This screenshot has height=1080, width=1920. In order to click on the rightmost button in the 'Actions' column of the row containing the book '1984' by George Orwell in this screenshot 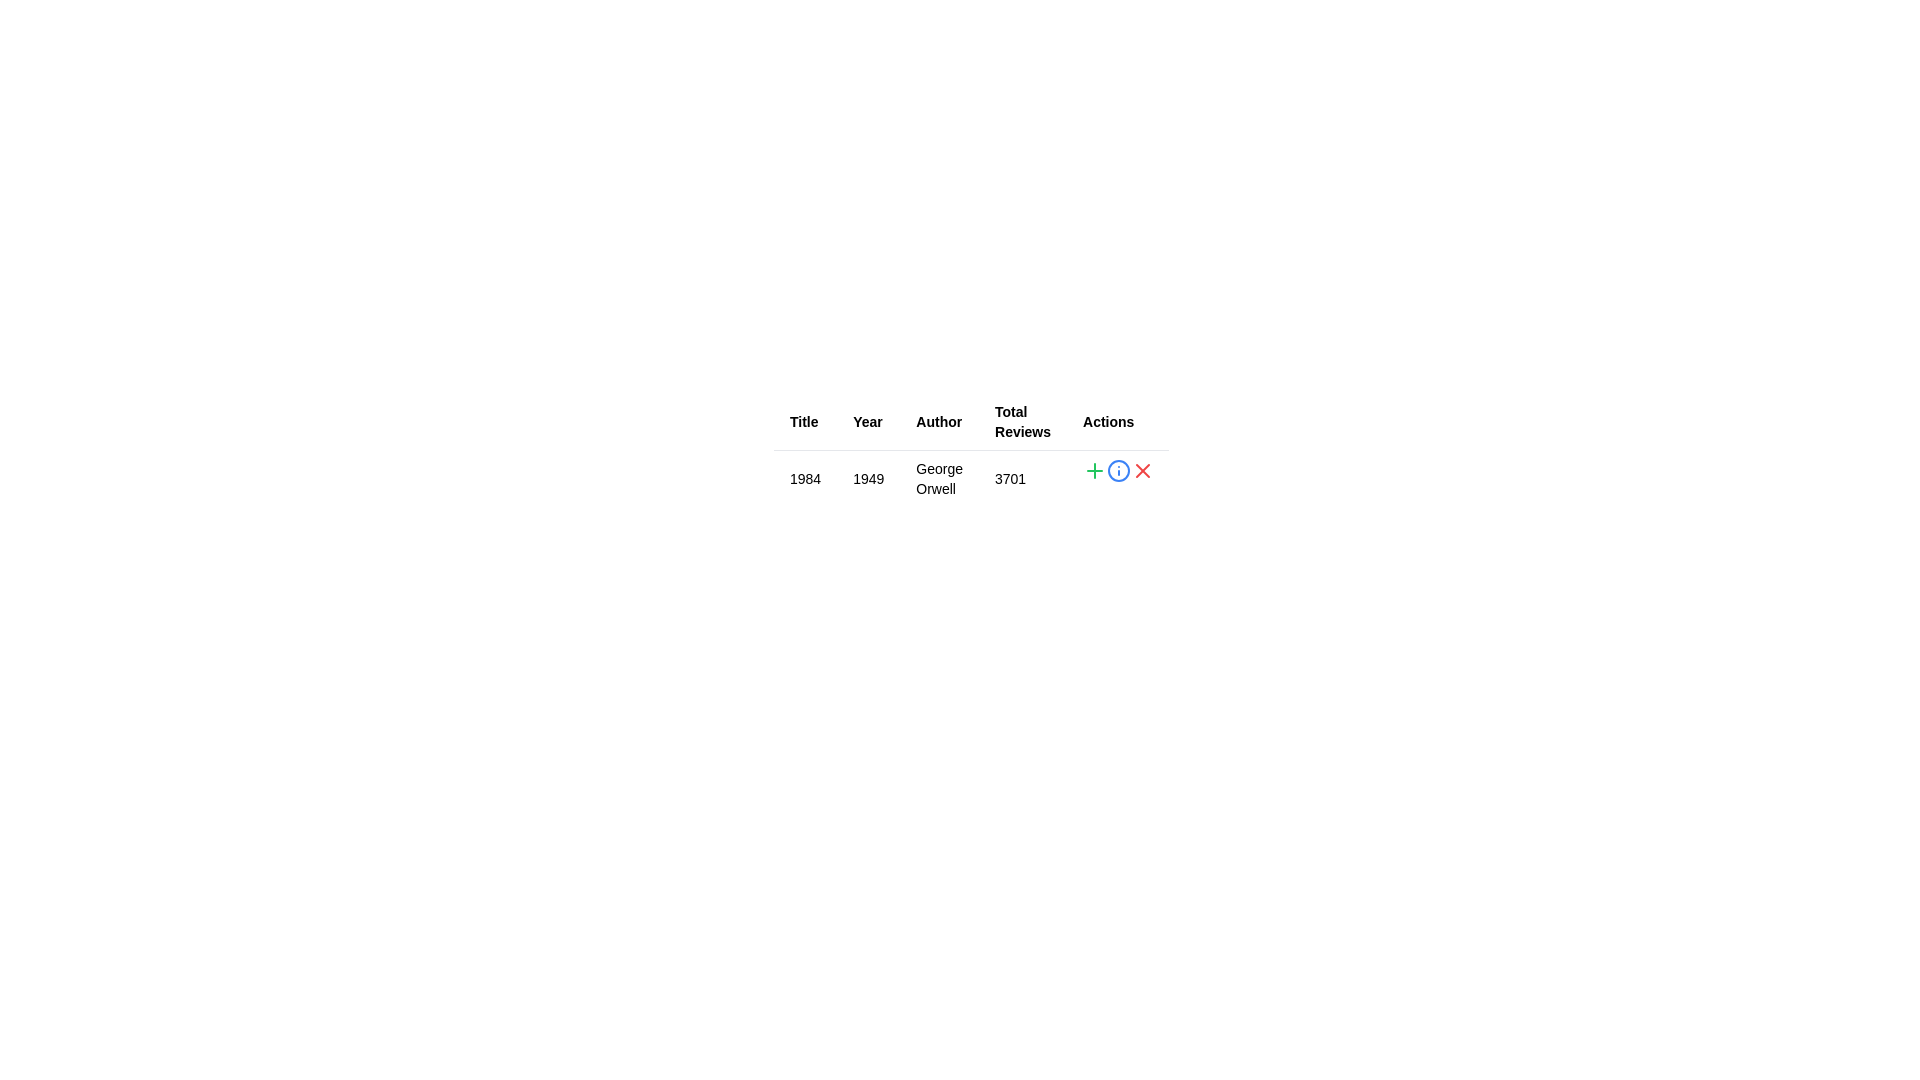, I will do `click(1142, 470)`.